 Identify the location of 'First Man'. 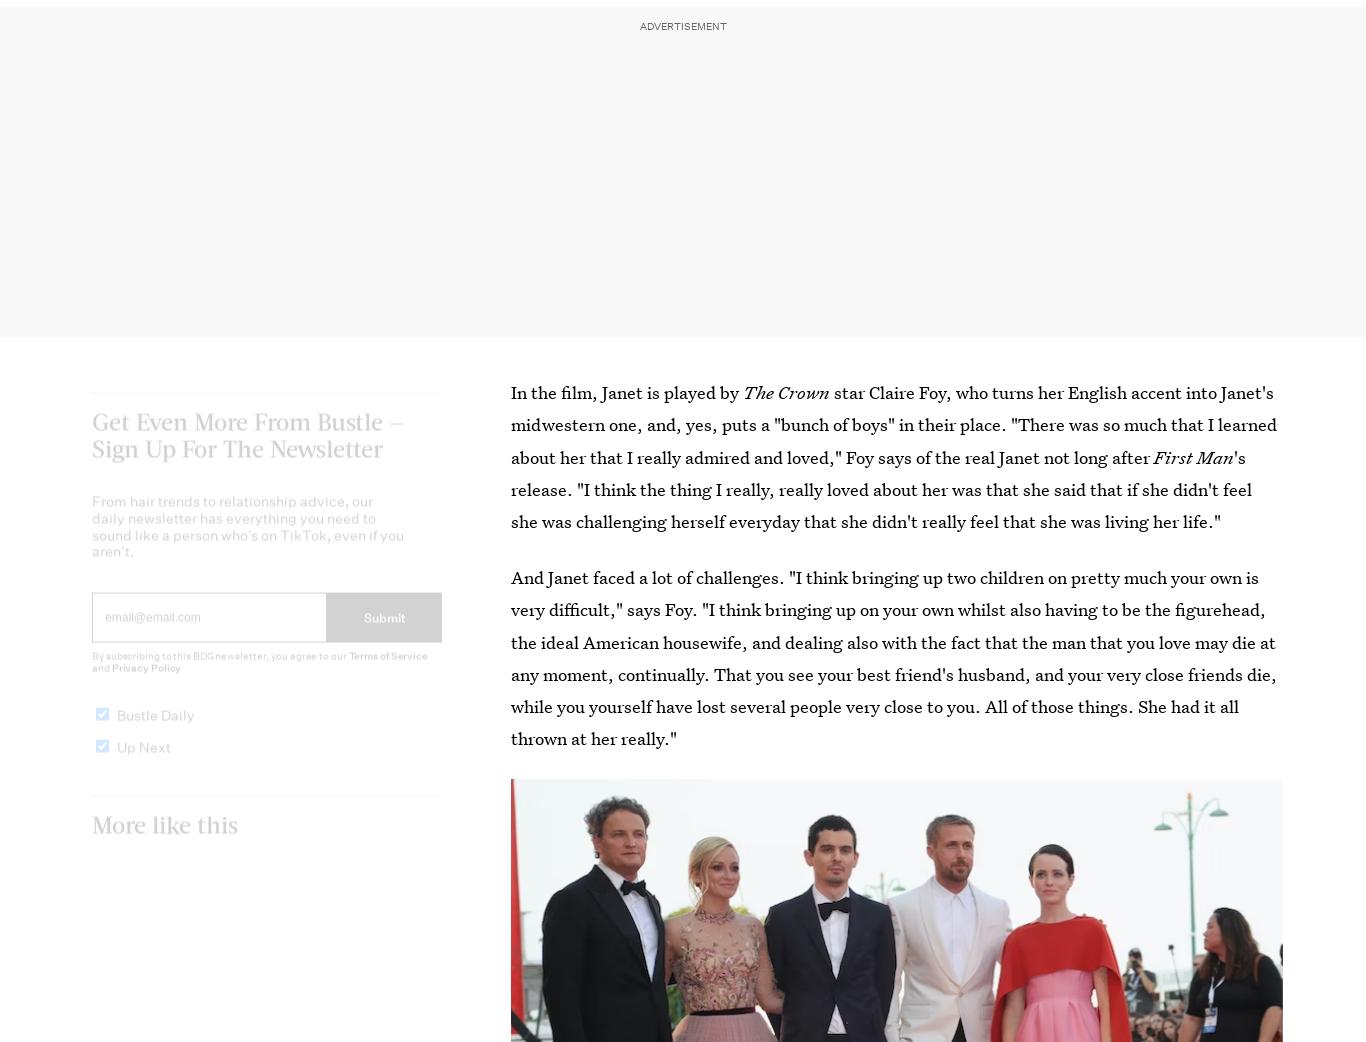
(1153, 456).